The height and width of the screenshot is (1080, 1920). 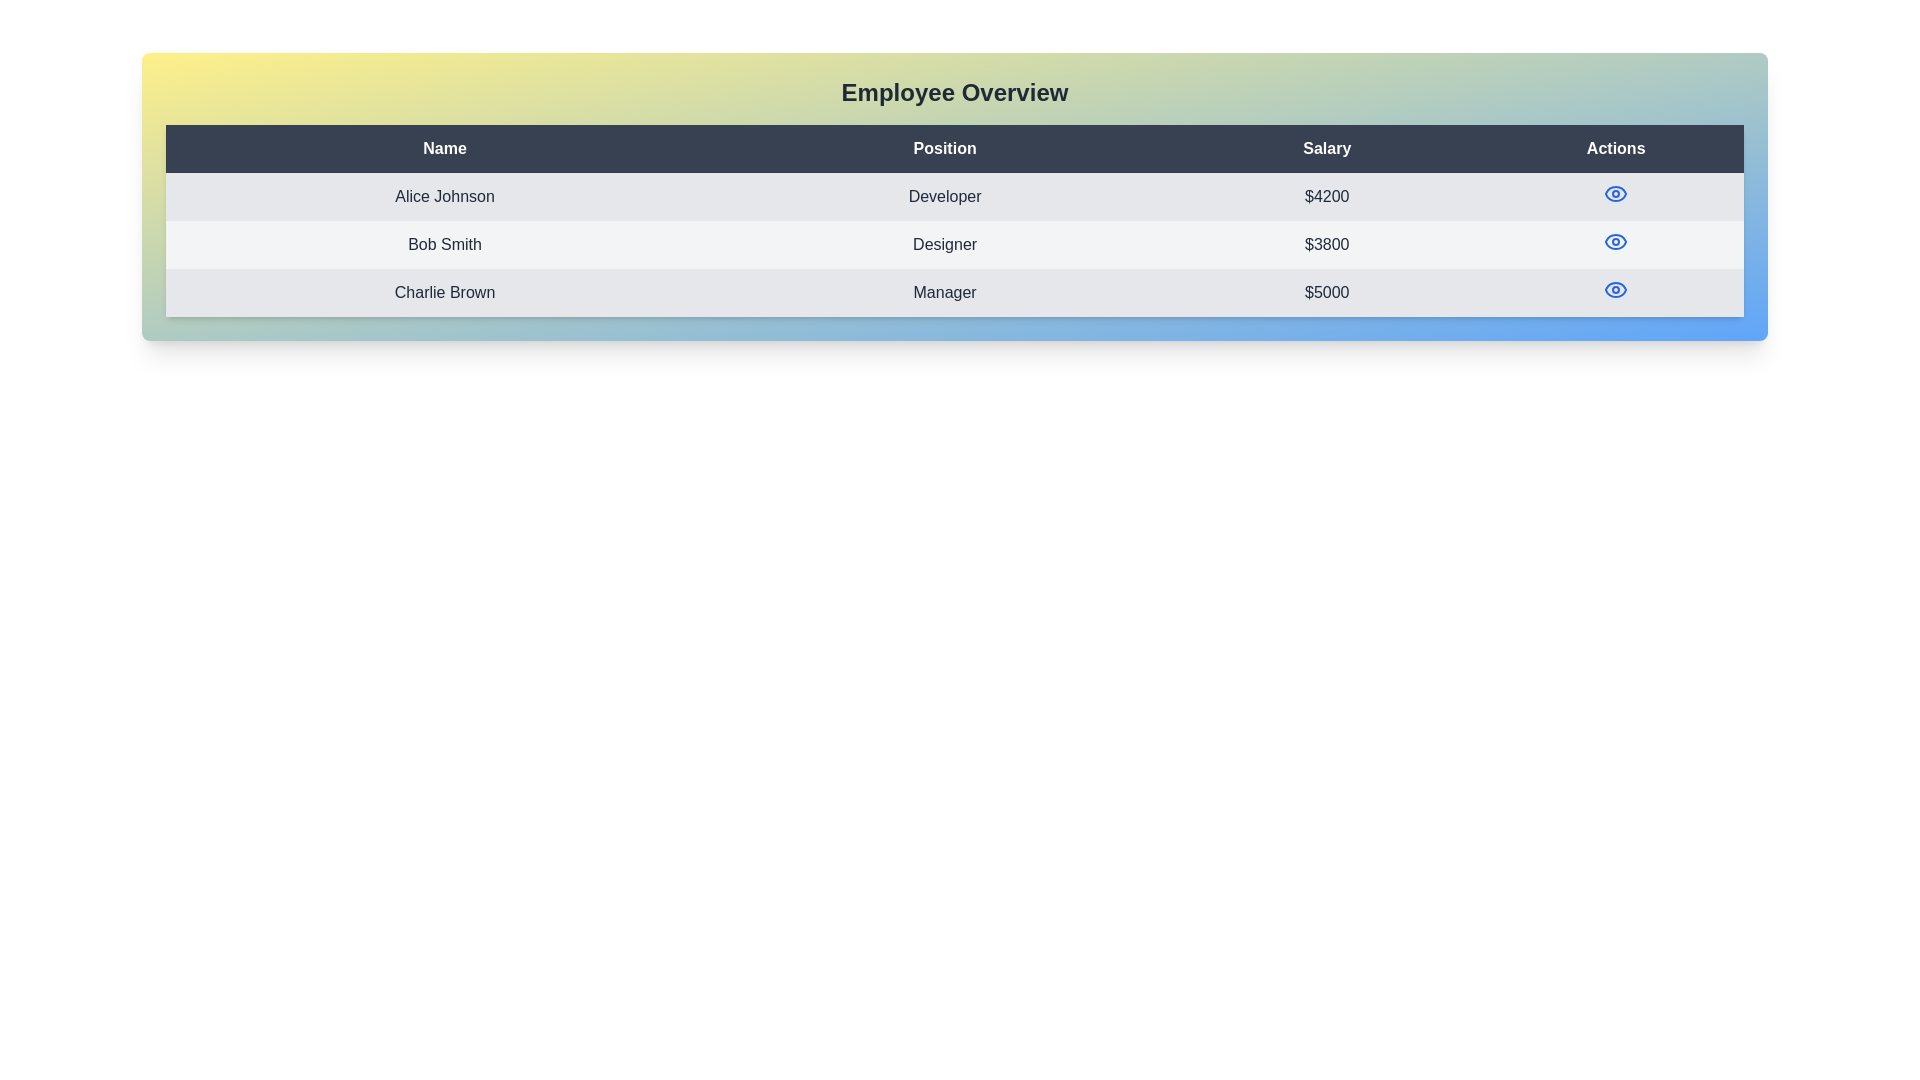 I want to click on the Text label indicating the salary of employee 'Charlie Brown', which is the third item in the Salary column of the employee overview table, so click(x=1327, y=293).